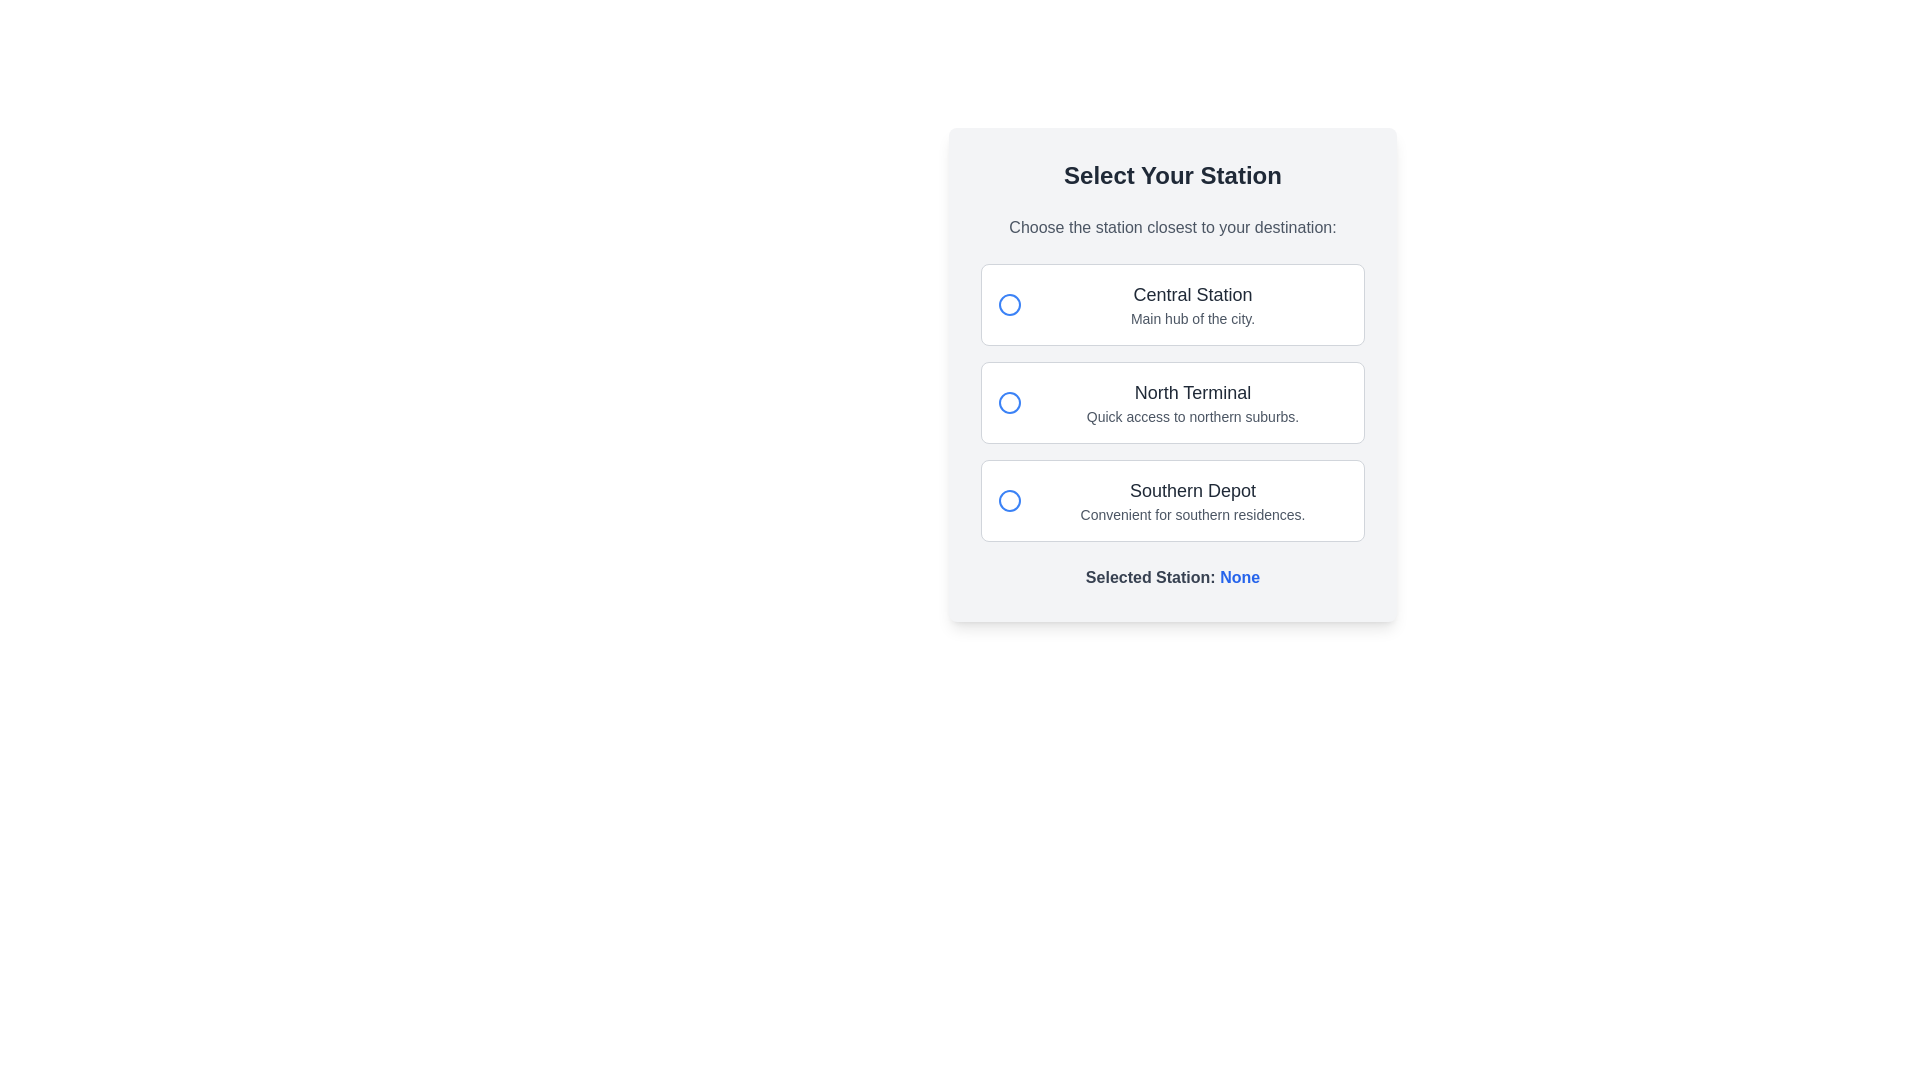  What do you see at coordinates (1239, 577) in the screenshot?
I see `the non-interactive text label indicating the current selection of a station, which displays 'Selected Station: None' in blue color` at bounding box center [1239, 577].